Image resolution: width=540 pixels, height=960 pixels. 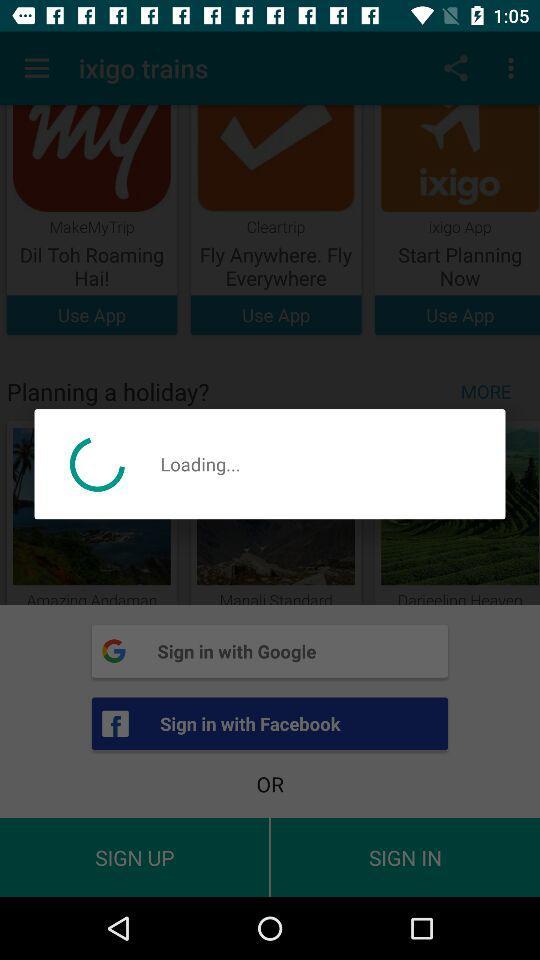 I want to click on first row of second image, so click(x=275, y=220).